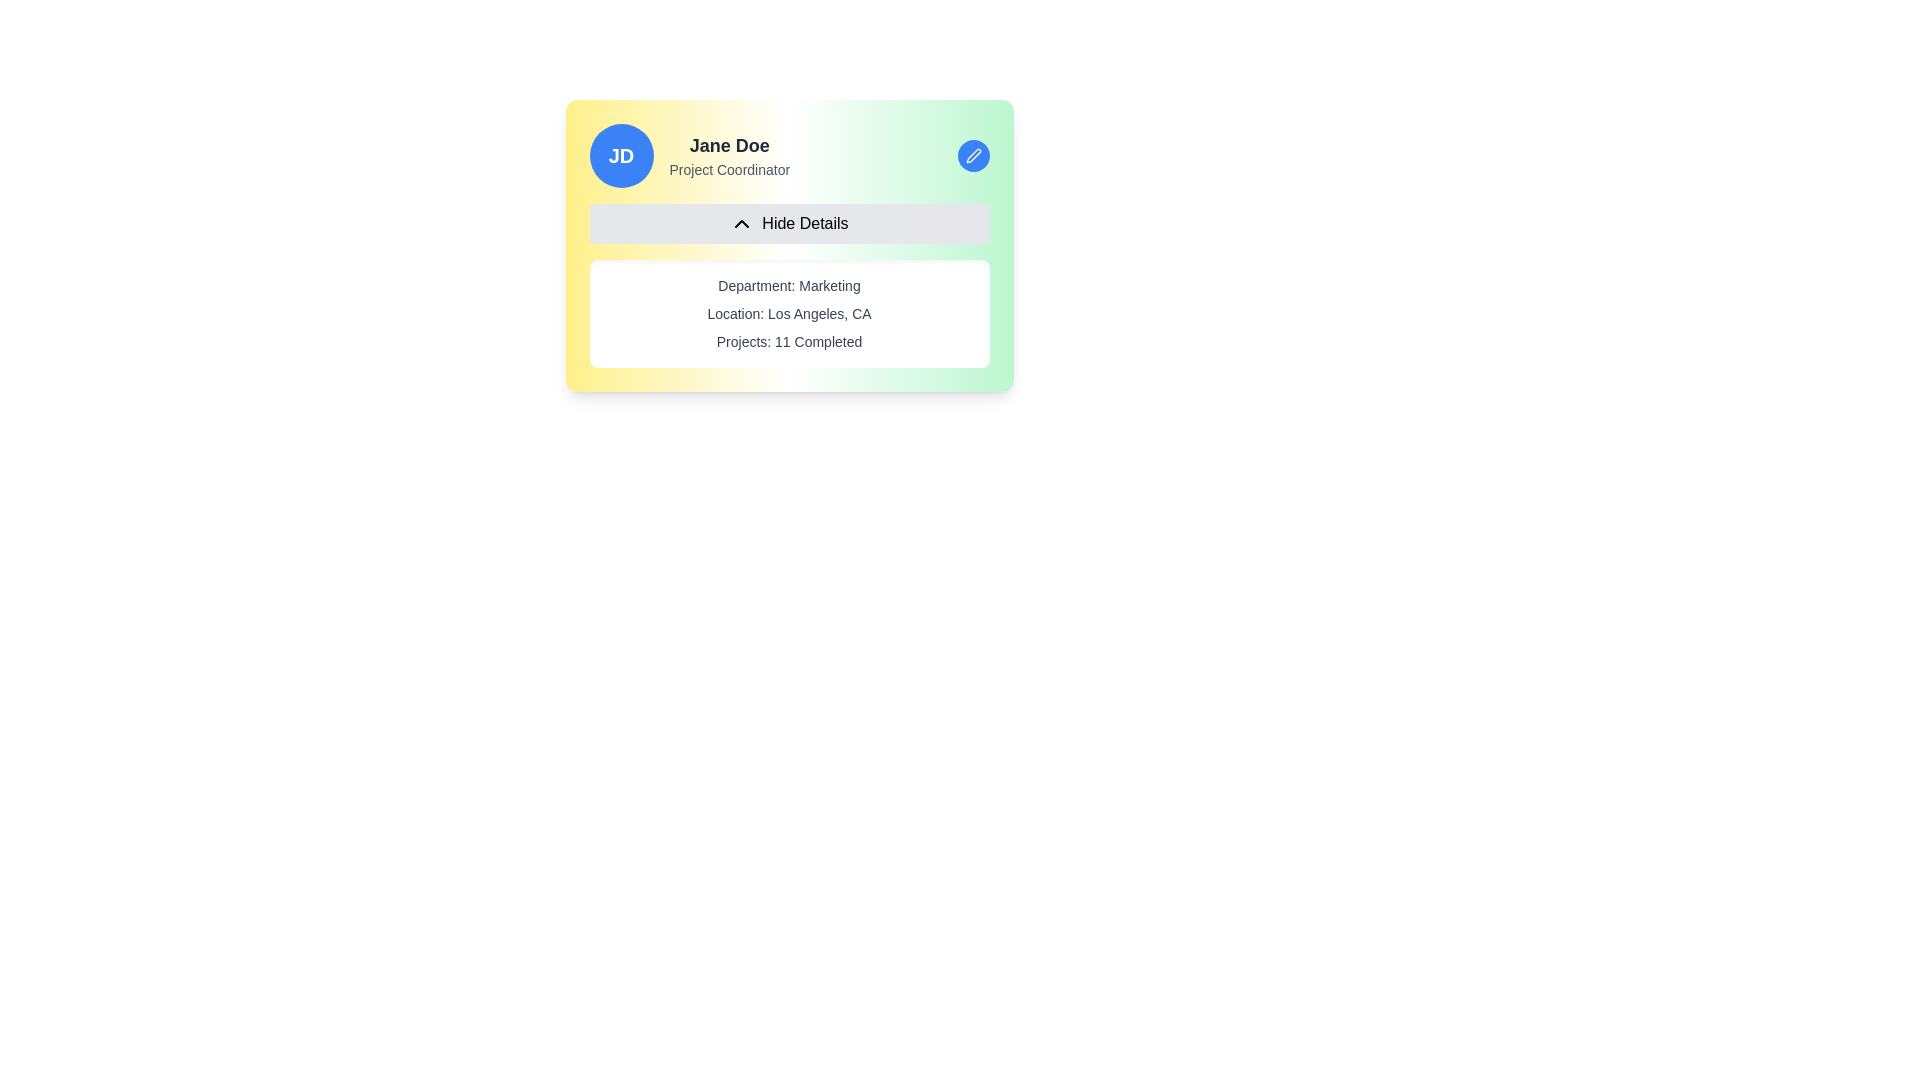 The width and height of the screenshot is (1920, 1080). I want to click on the static text that summarizes the number of projects completed, located below the 'Location: Los Angeles, CA' text, for accessibility purposes, so click(788, 341).